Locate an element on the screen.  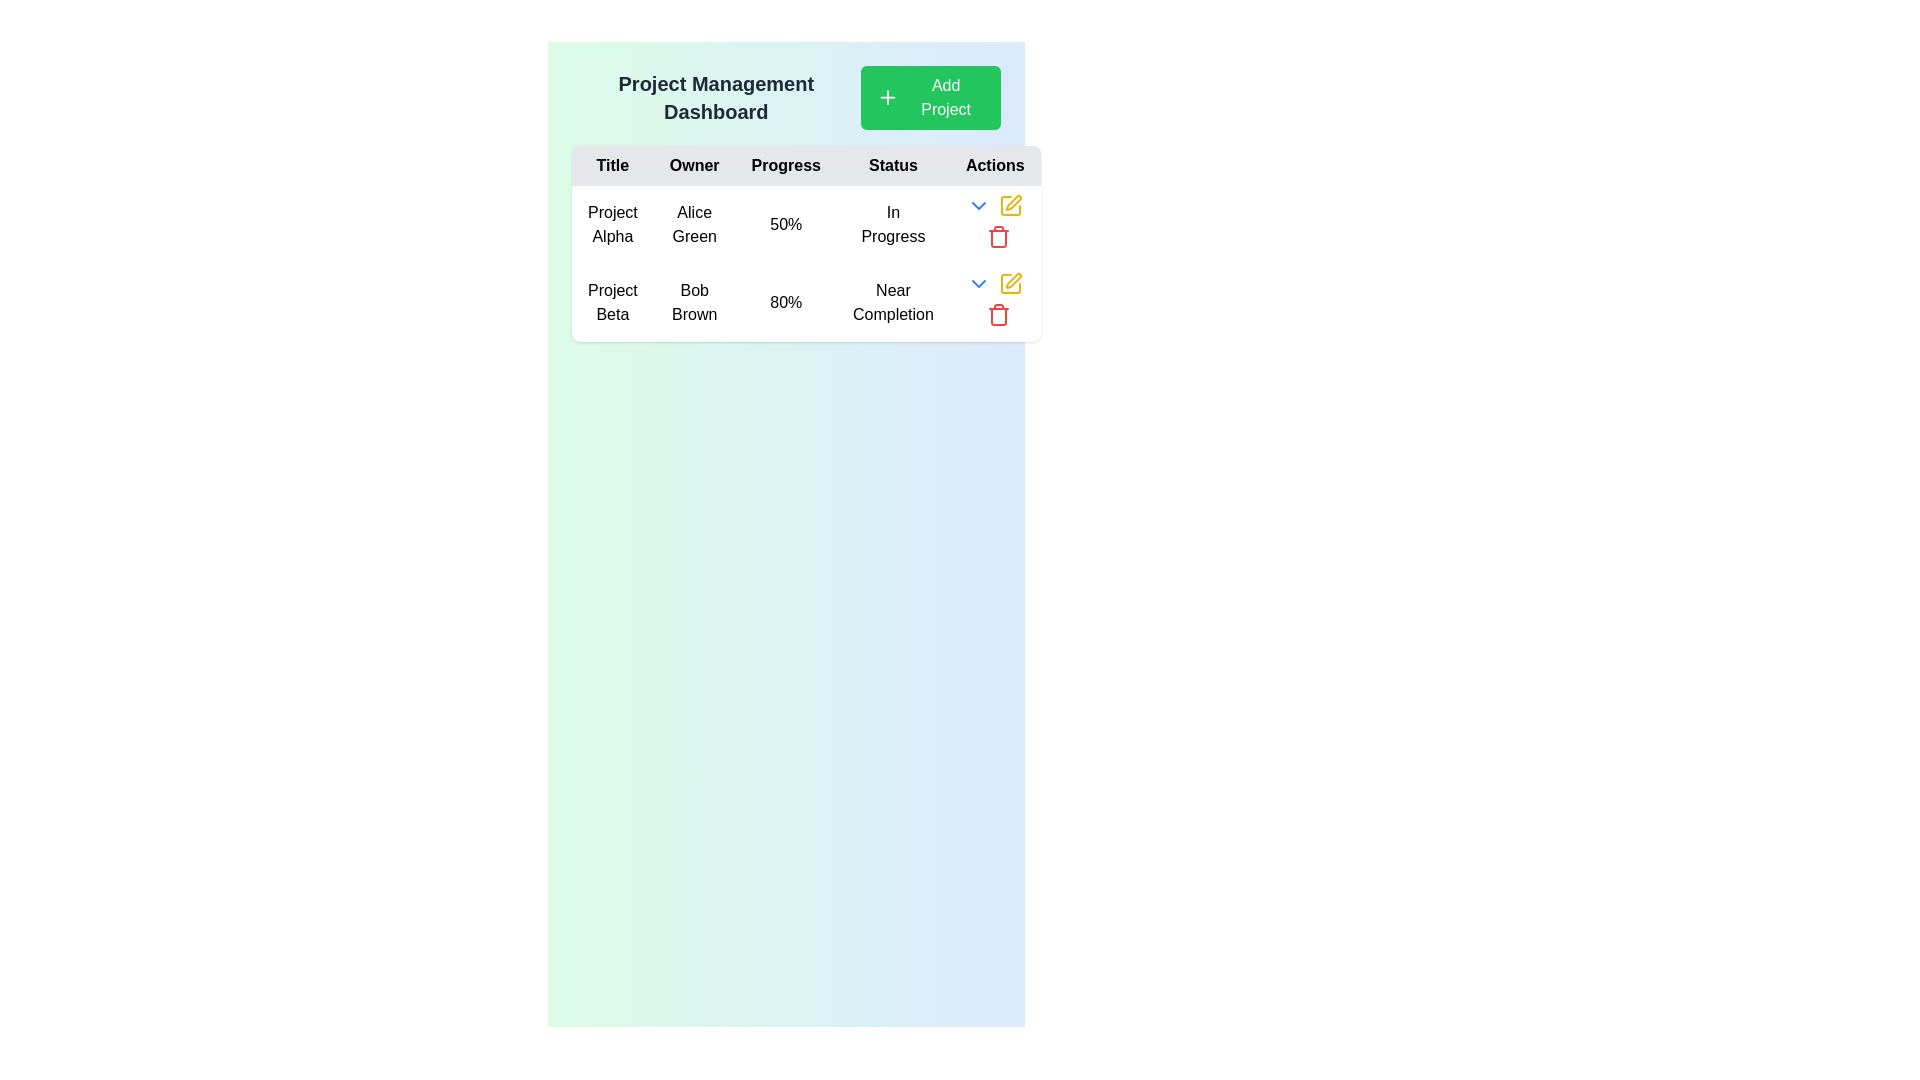
the addition icon located to the left of the 'Add Project' button in the top-right corner of the application interface is located at coordinates (887, 97).